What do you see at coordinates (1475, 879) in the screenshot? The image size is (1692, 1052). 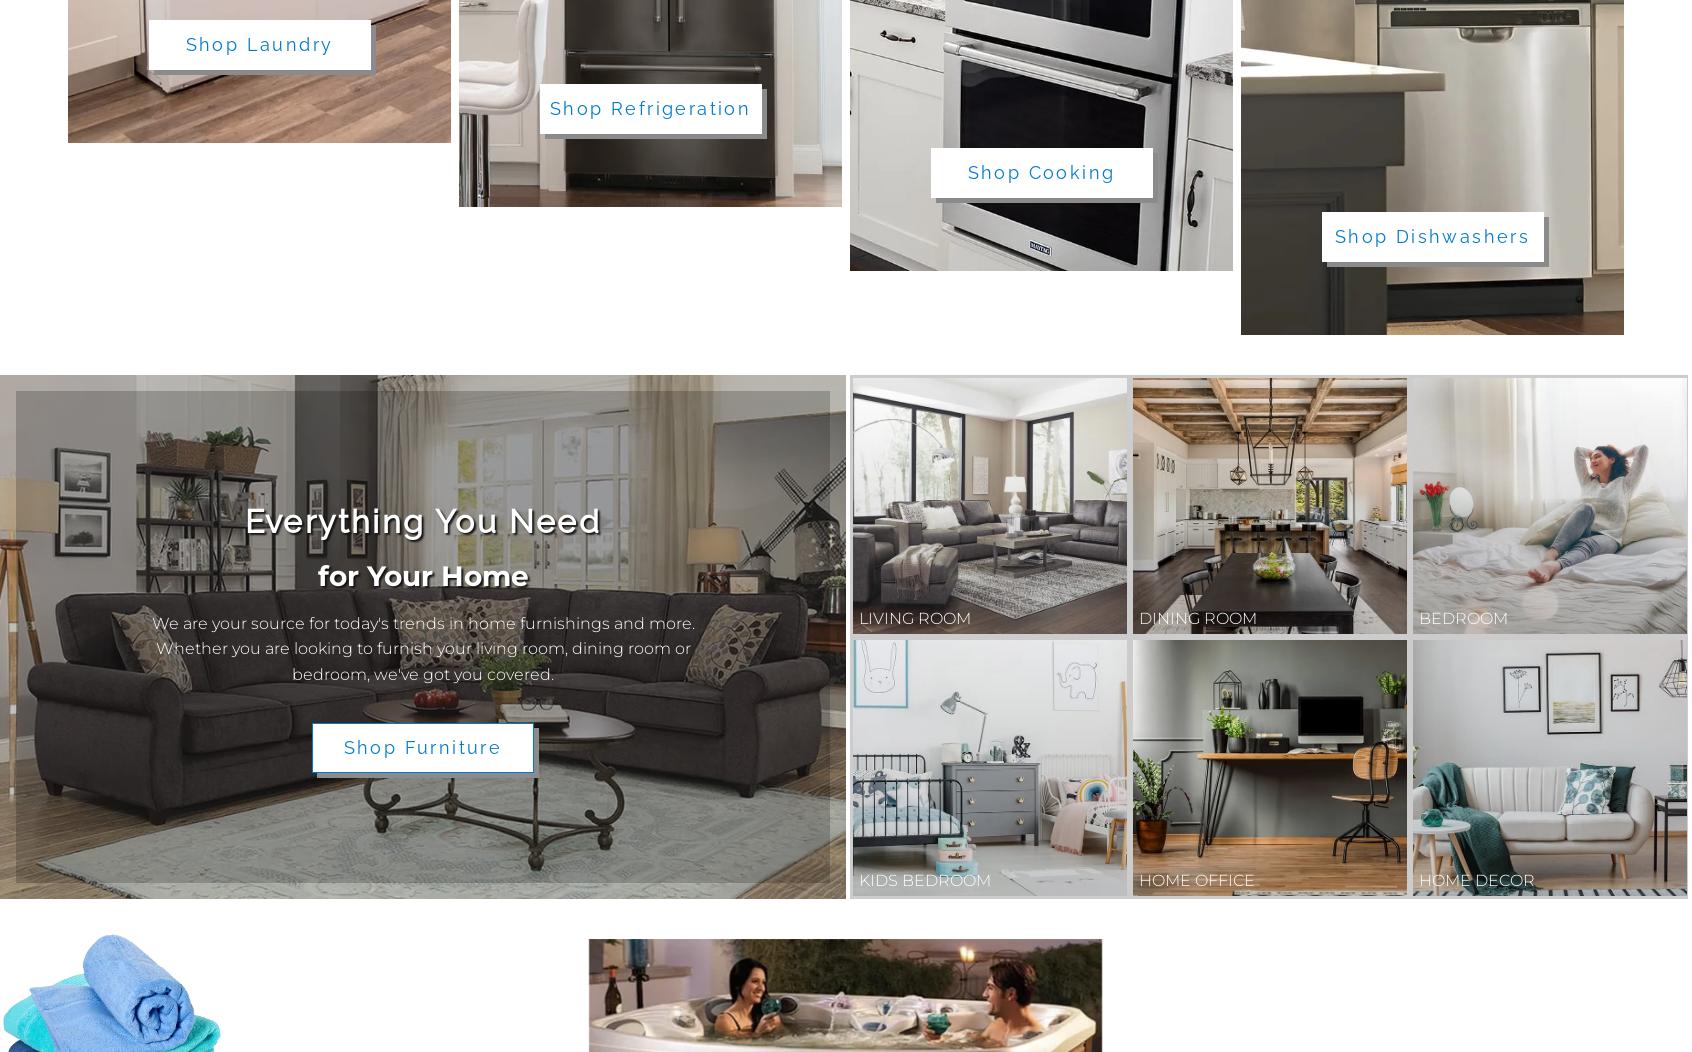 I see `'Home Decor'` at bounding box center [1475, 879].